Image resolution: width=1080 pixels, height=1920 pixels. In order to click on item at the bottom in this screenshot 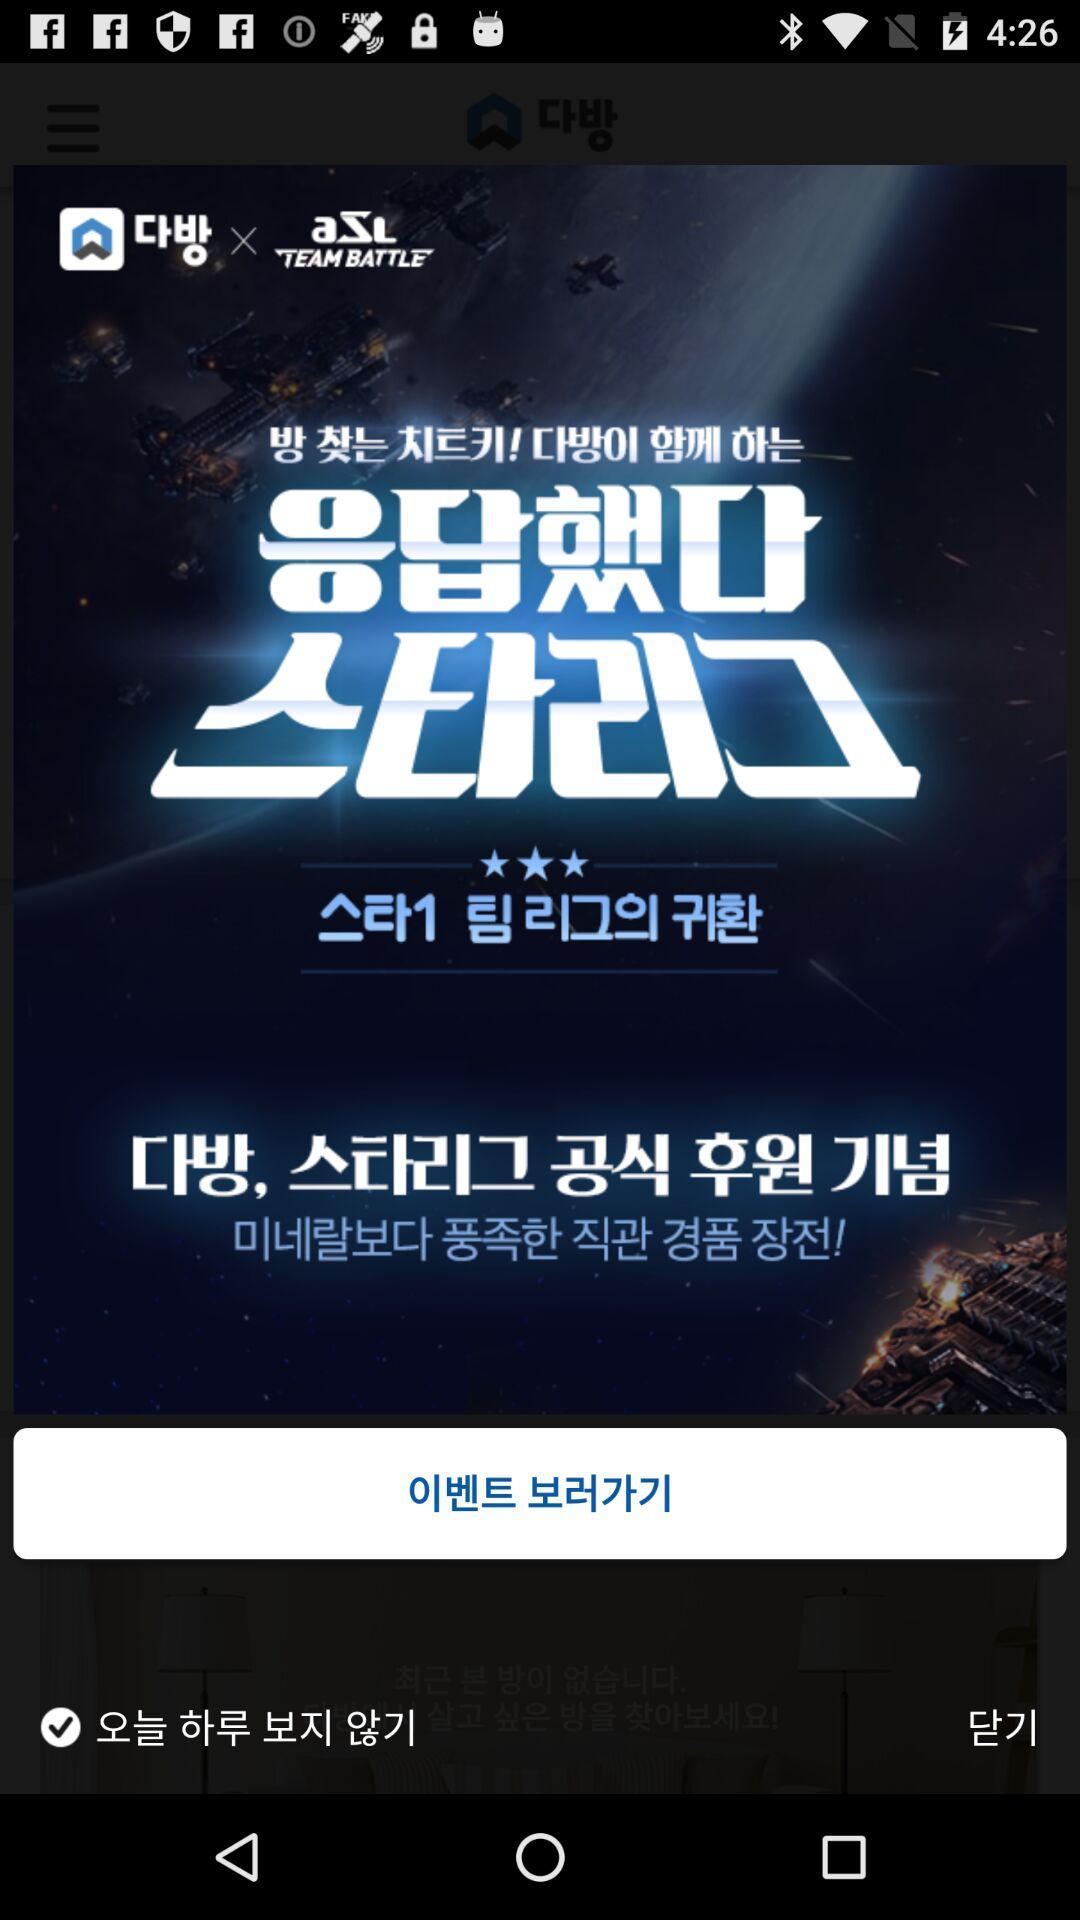, I will do `click(540, 1493)`.